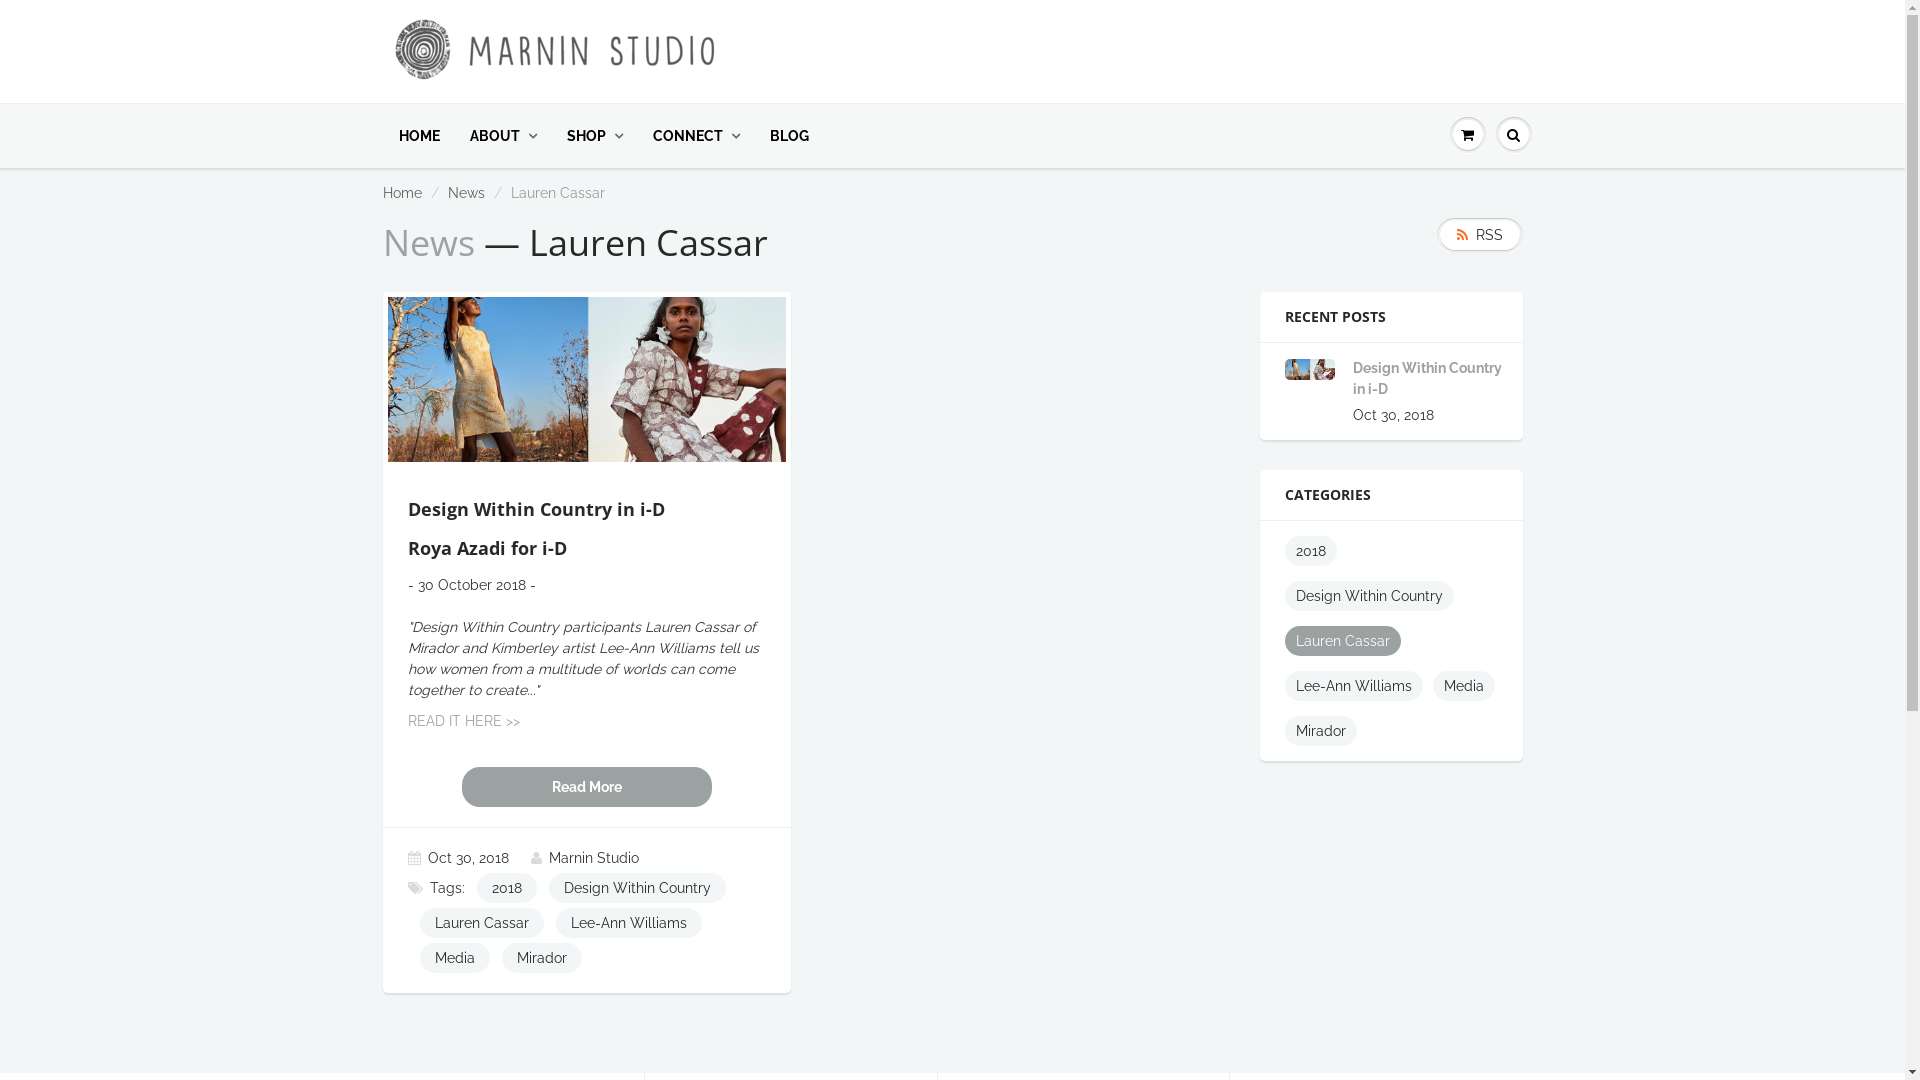 This screenshot has width=1920, height=1080. What do you see at coordinates (1310, 551) in the screenshot?
I see `'2018'` at bounding box center [1310, 551].